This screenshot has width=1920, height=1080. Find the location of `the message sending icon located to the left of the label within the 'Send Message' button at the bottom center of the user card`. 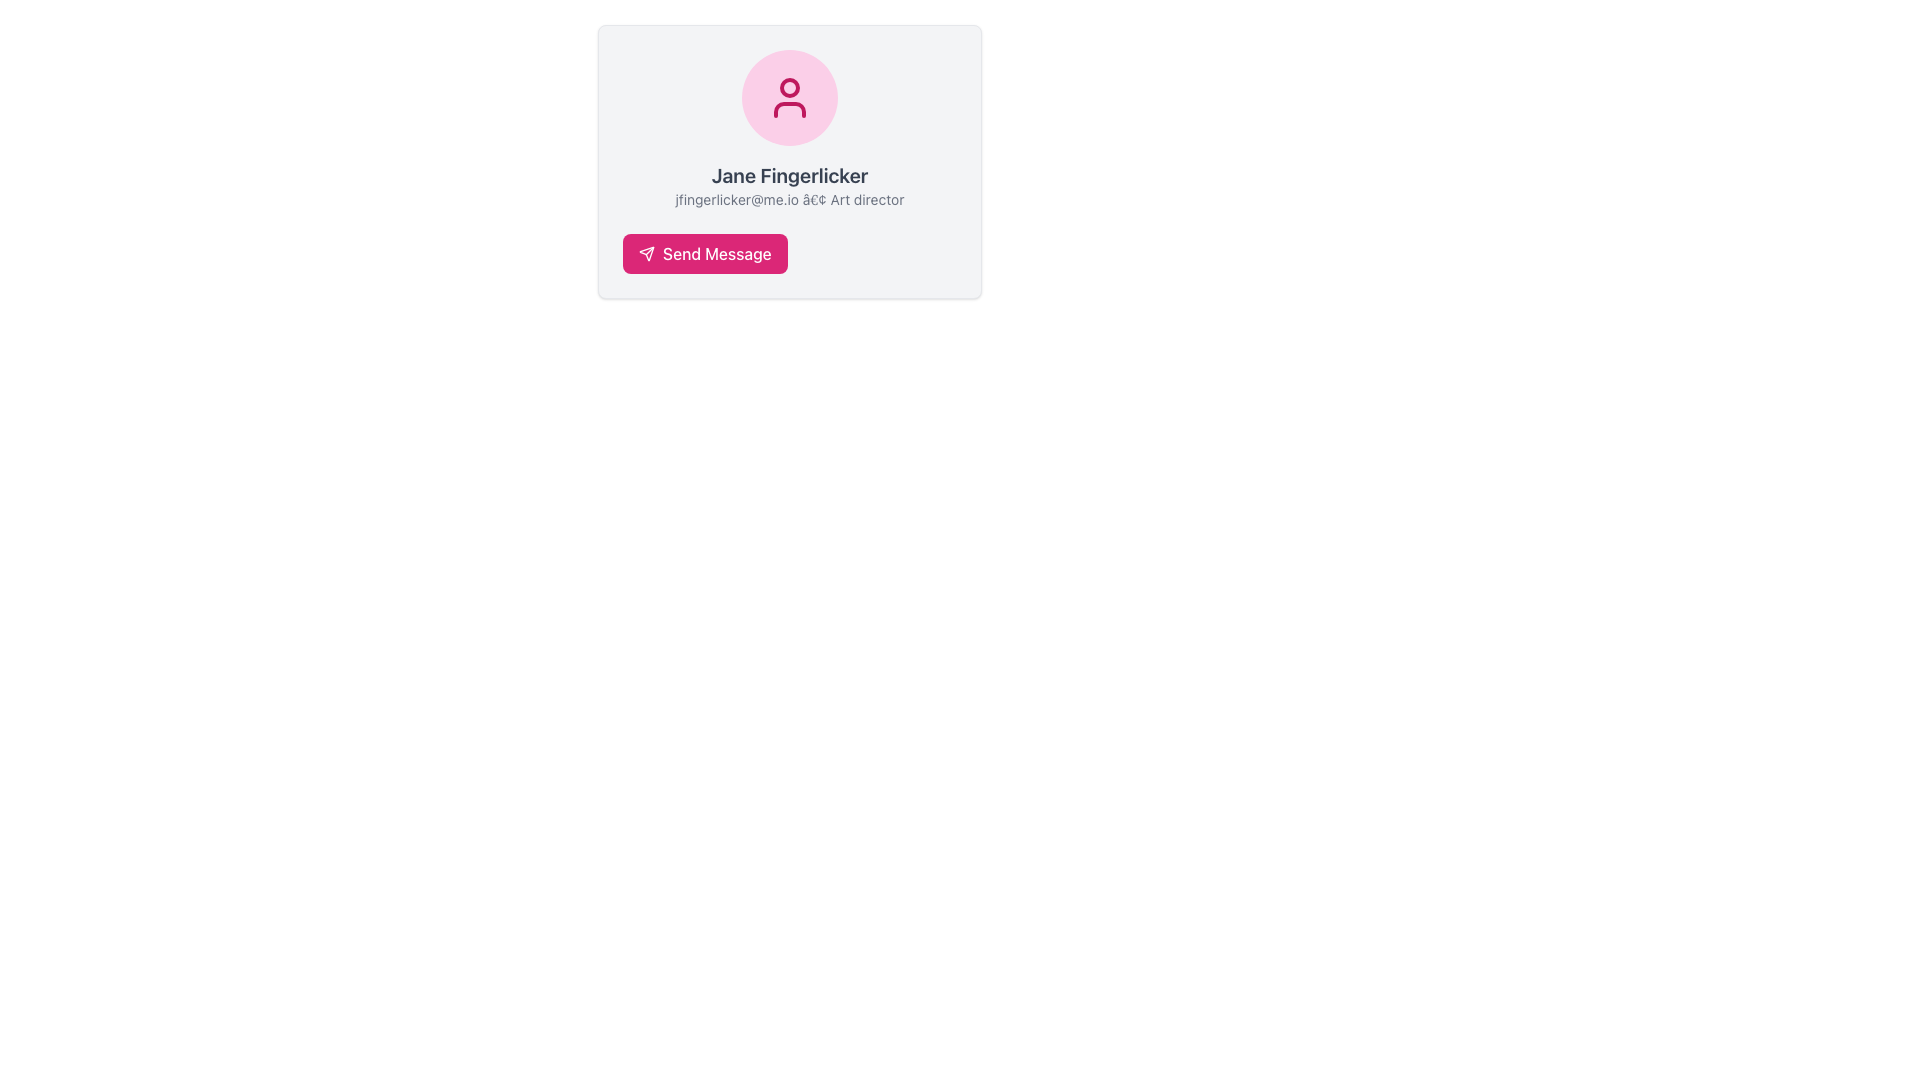

the message sending icon located to the left of the label within the 'Send Message' button at the bottom center of the user card is located at coordinates (647, 253).